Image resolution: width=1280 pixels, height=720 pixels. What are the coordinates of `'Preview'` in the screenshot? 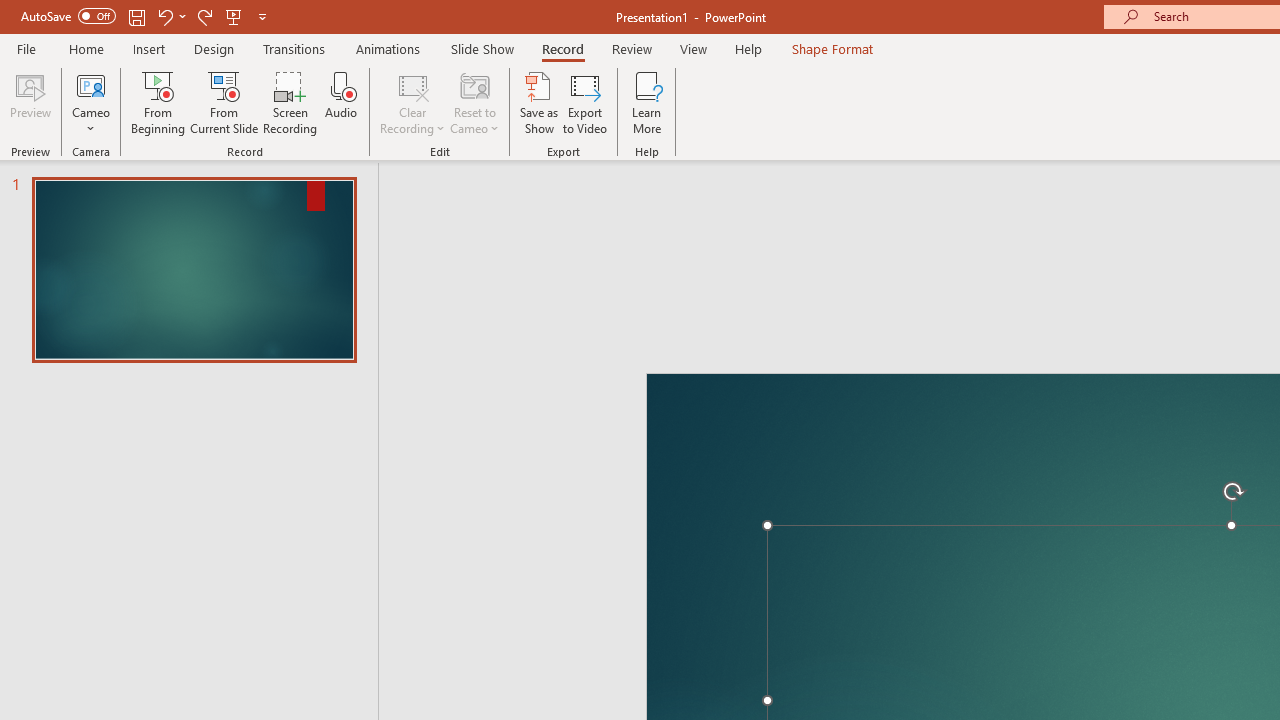 It's located at (30, 103).